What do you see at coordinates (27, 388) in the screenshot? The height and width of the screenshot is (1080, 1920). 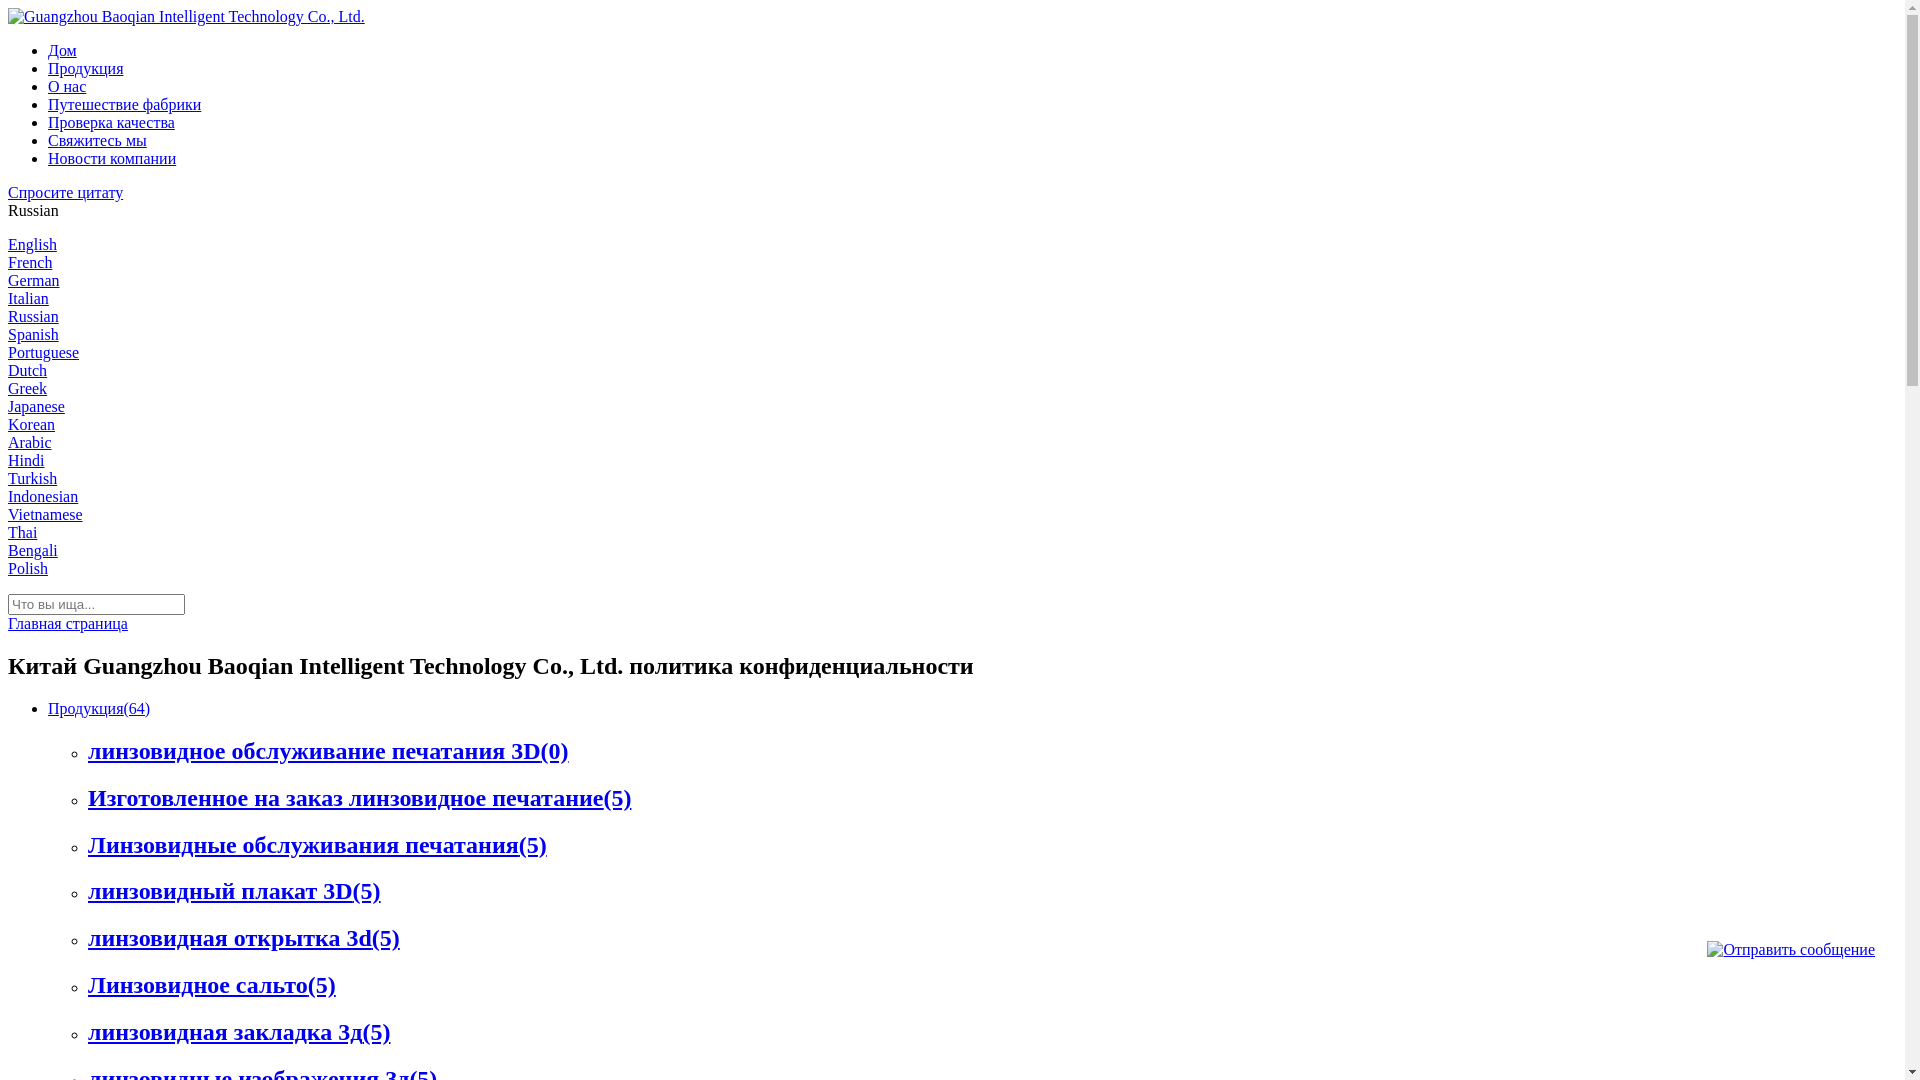 I see `'Greek'` at bounding box center [27, 388].